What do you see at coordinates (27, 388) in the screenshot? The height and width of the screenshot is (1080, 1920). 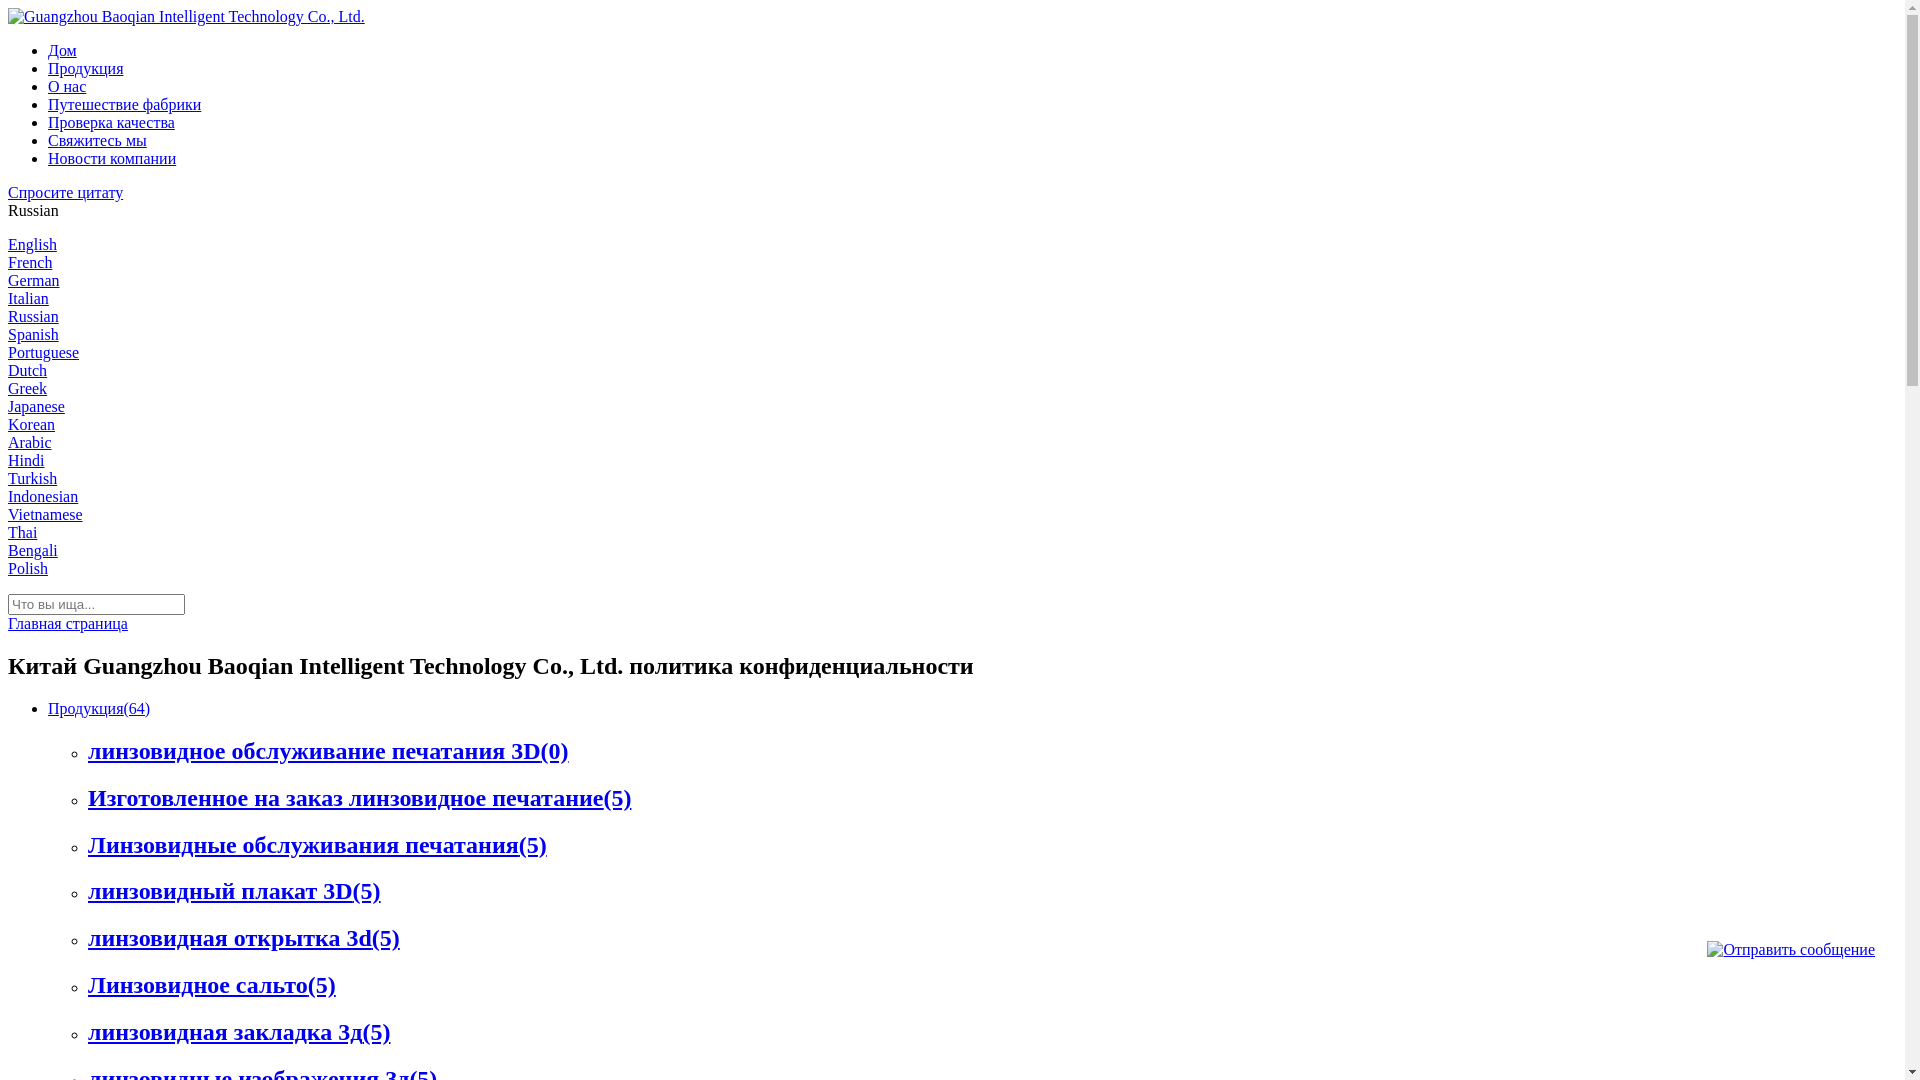 I see `'Greek'` at bounding box center [27, 388].